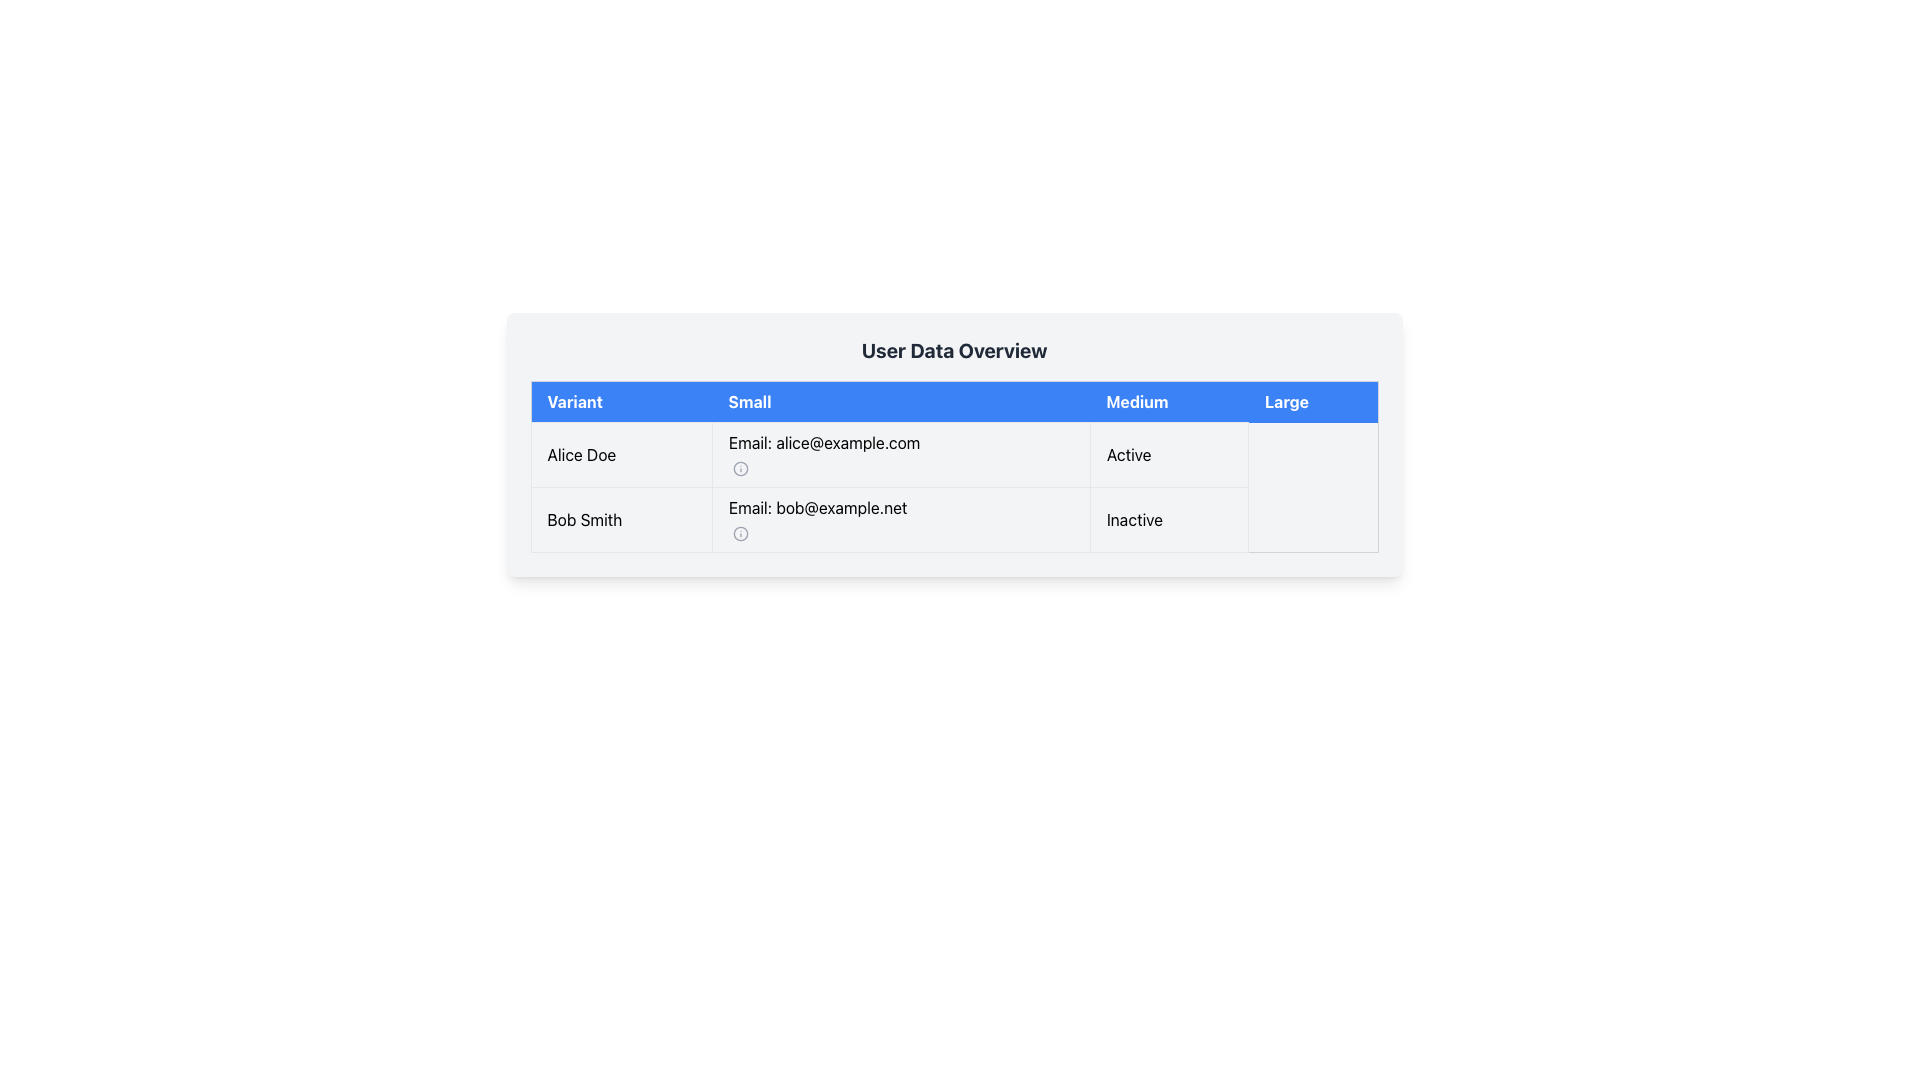  I want to click on the text label displaying 'Email: alice@example.com' located in the 'Small' column of the 'User Data Overview' table, so click(900, 442).